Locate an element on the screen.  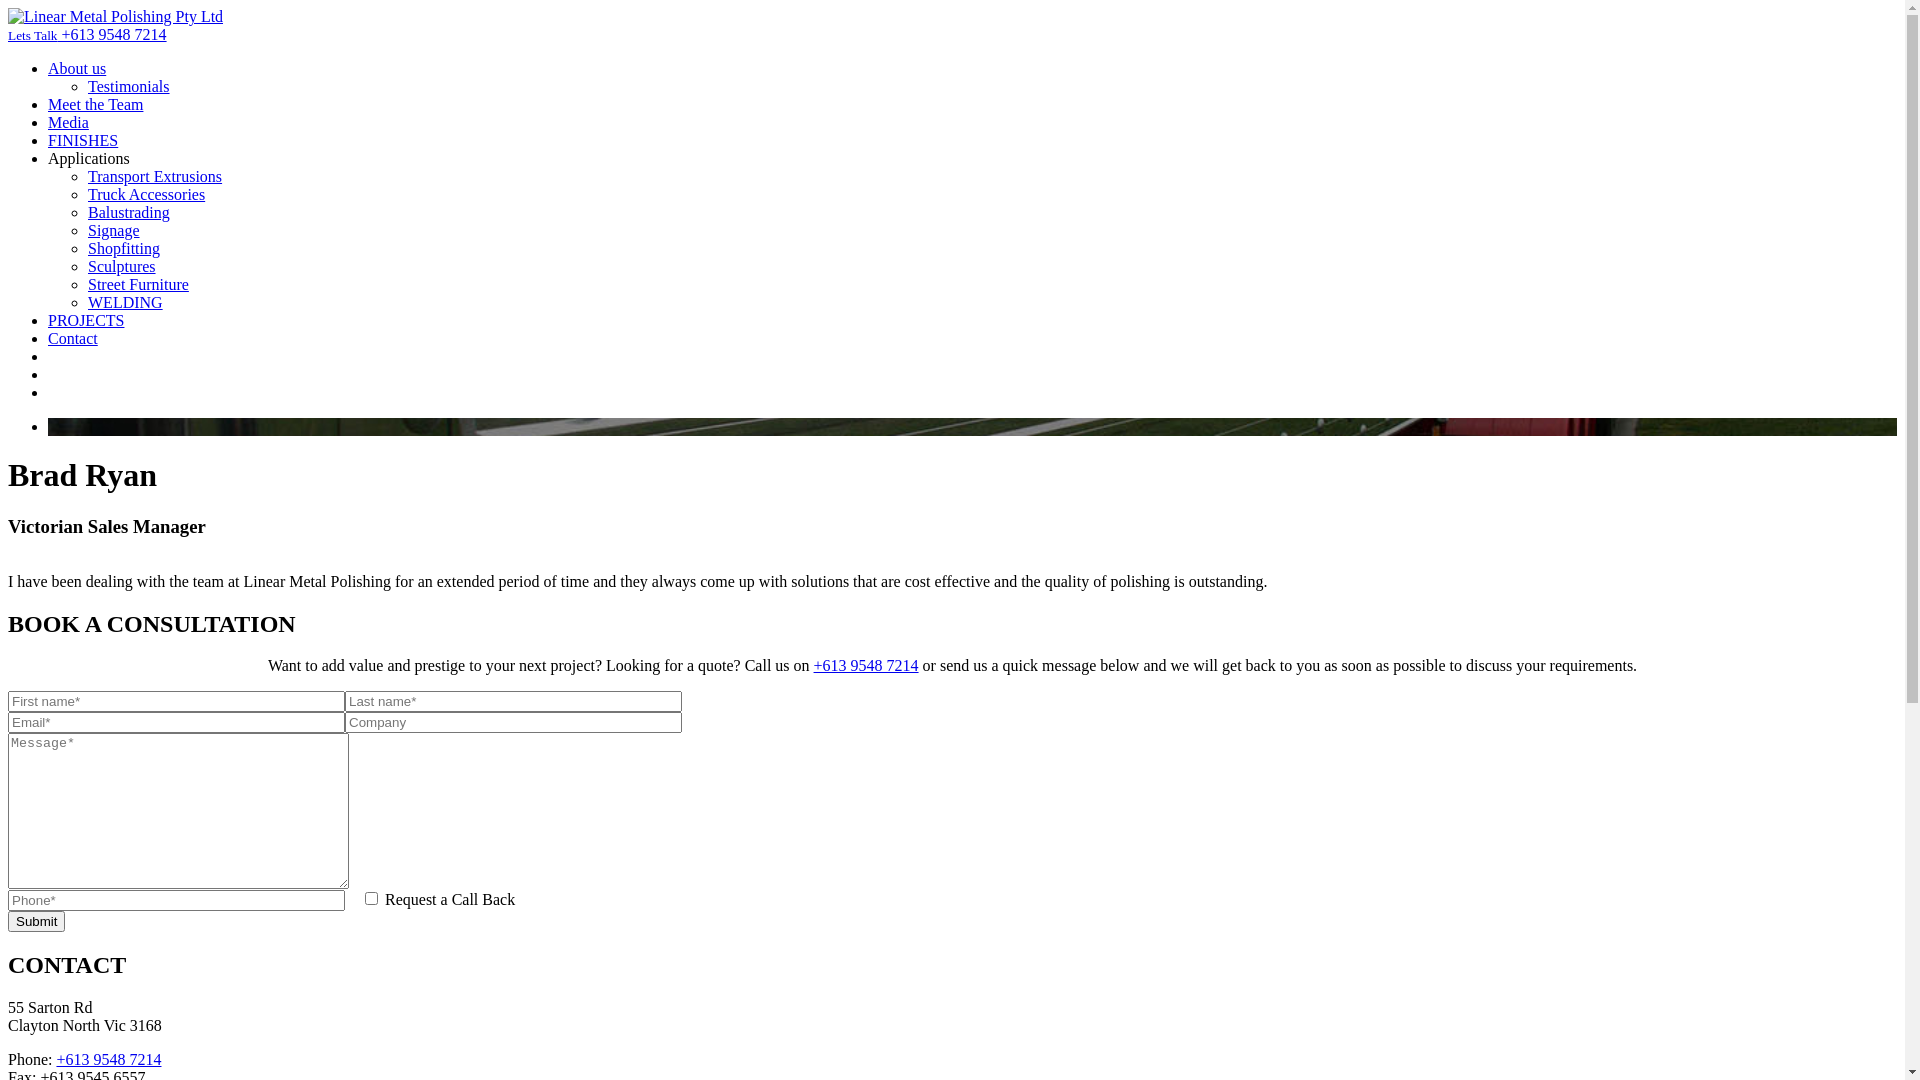
'Balustrading' is located at coordinates (128, 212).